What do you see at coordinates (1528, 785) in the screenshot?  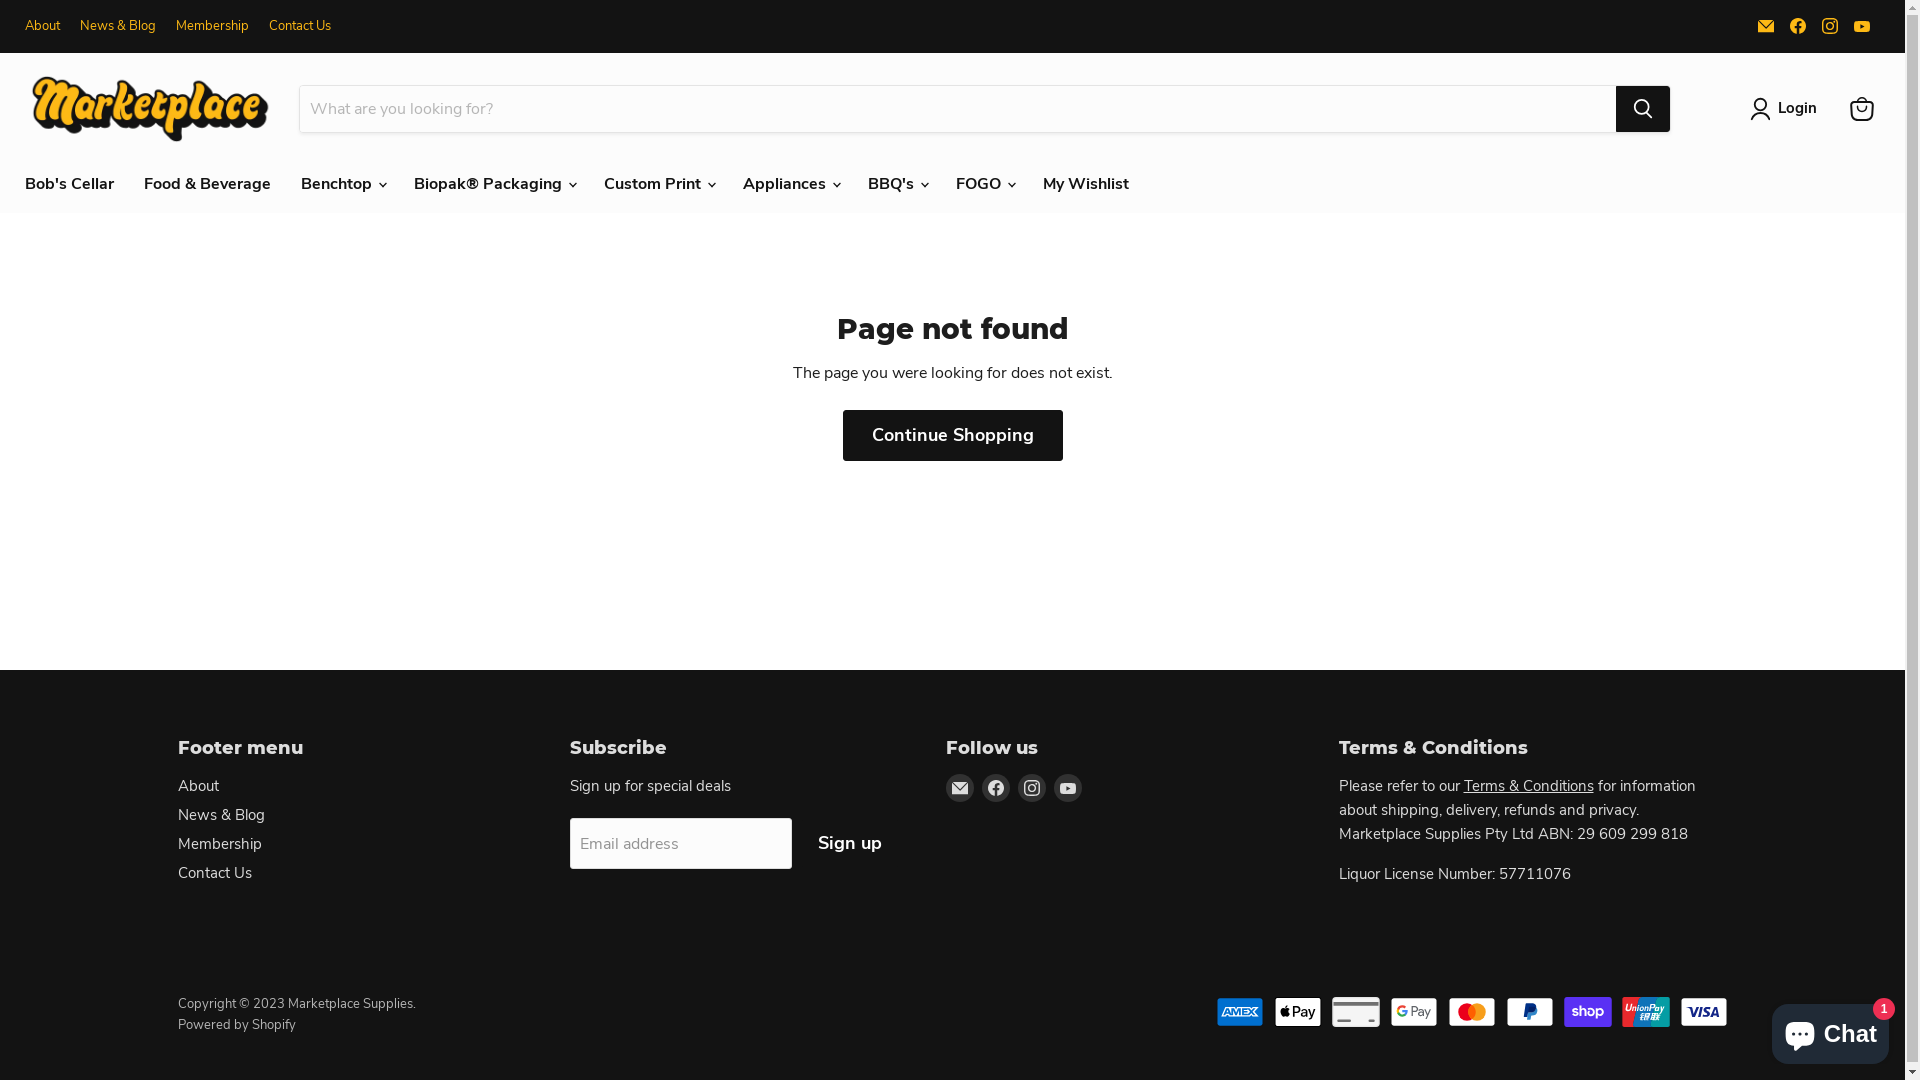 I see `'Terms & Conditions'` at bounding box center [1528, 785].